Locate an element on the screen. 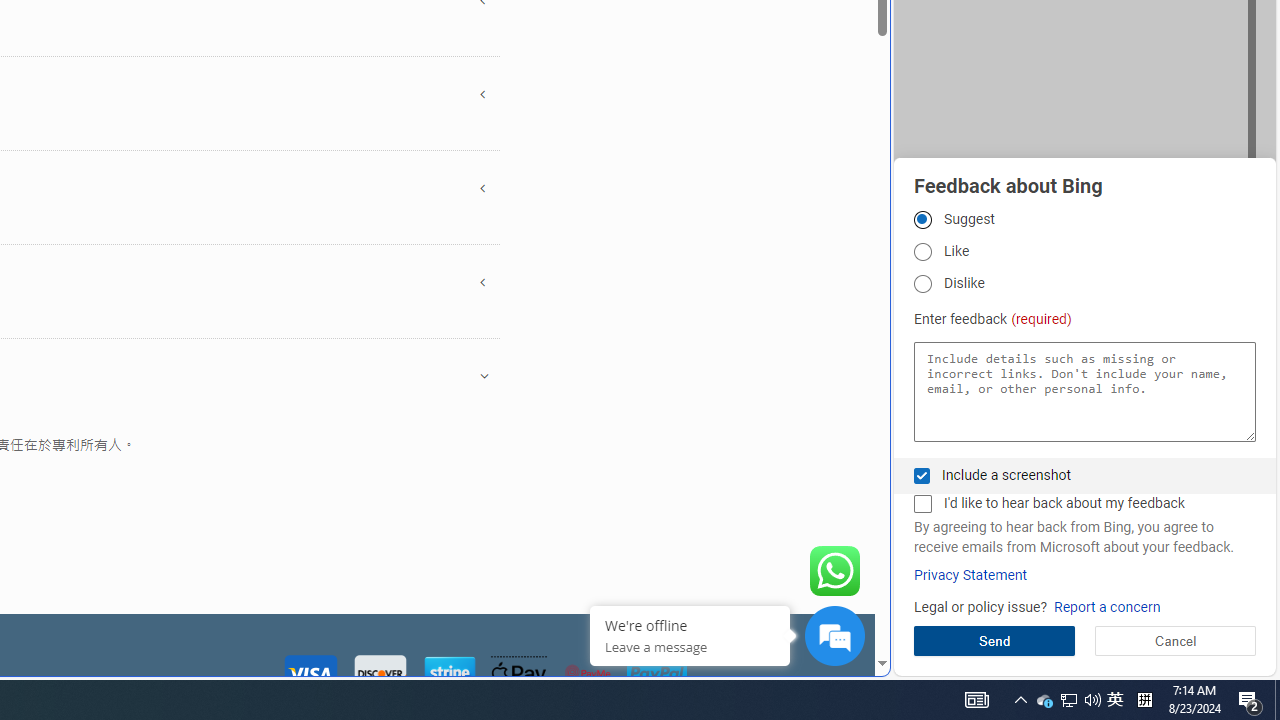 This screenshot has width=1280, height=720. 'Send' is located at coordinates (994, 640).